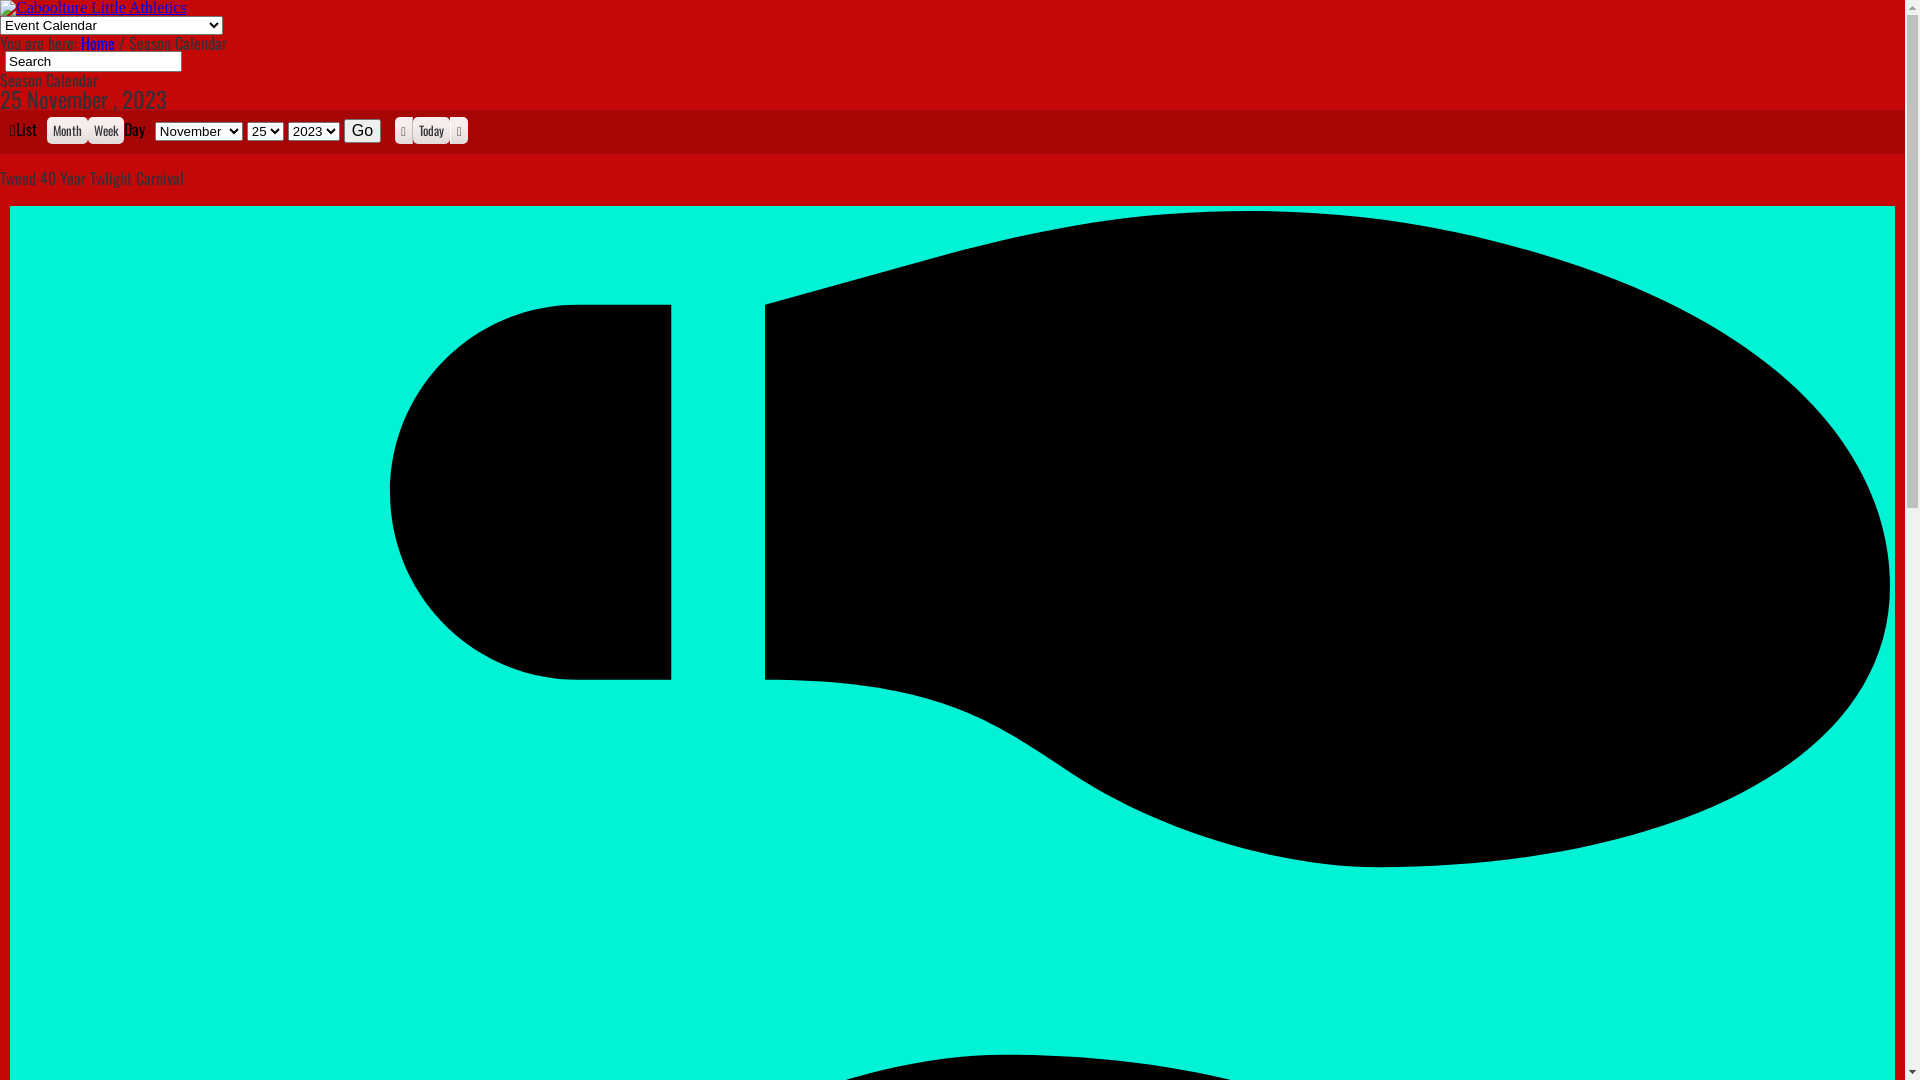 The height and width of the screenshot is (1080, 1920). Describe the element at coordinates (104, 130) in the screenshot. I see `'Week'` at that location.